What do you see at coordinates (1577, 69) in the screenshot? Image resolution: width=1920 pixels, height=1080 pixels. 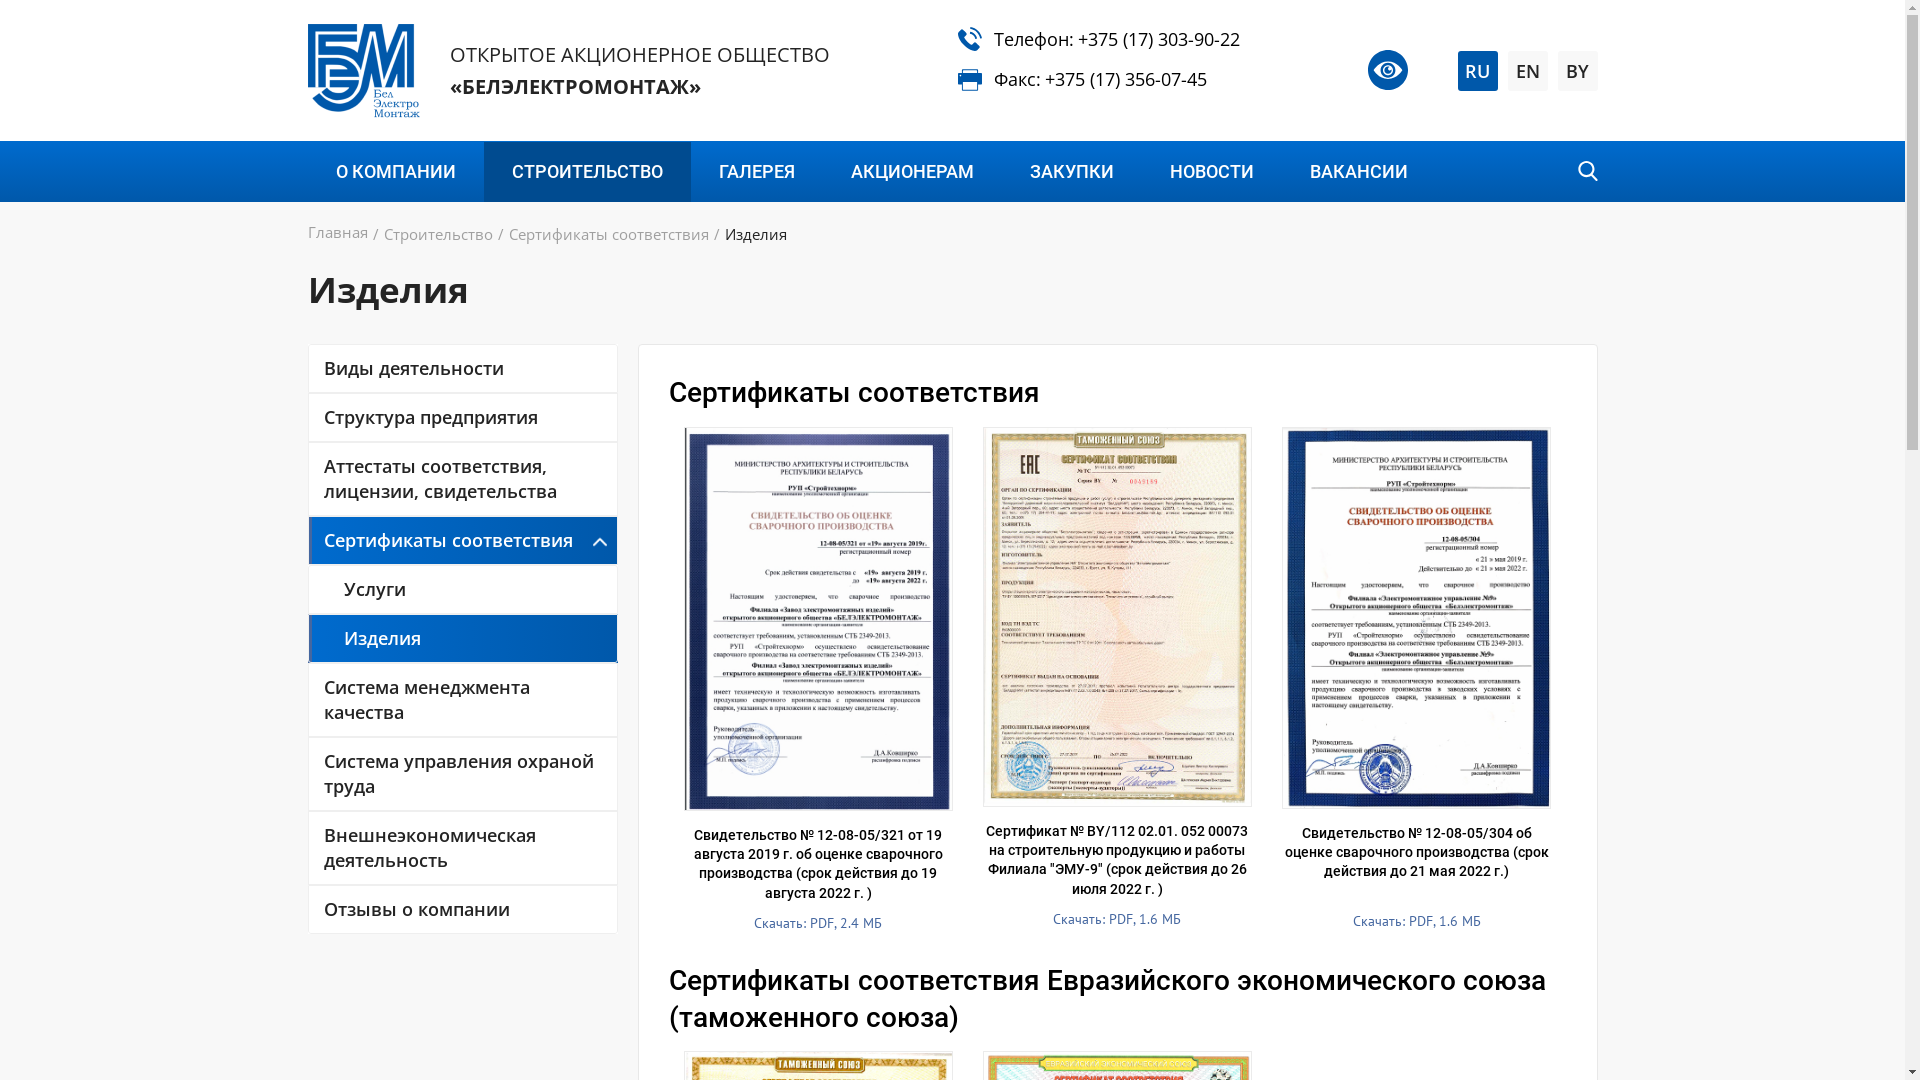 I see `'BY'` at bounding box center [1577, 69].